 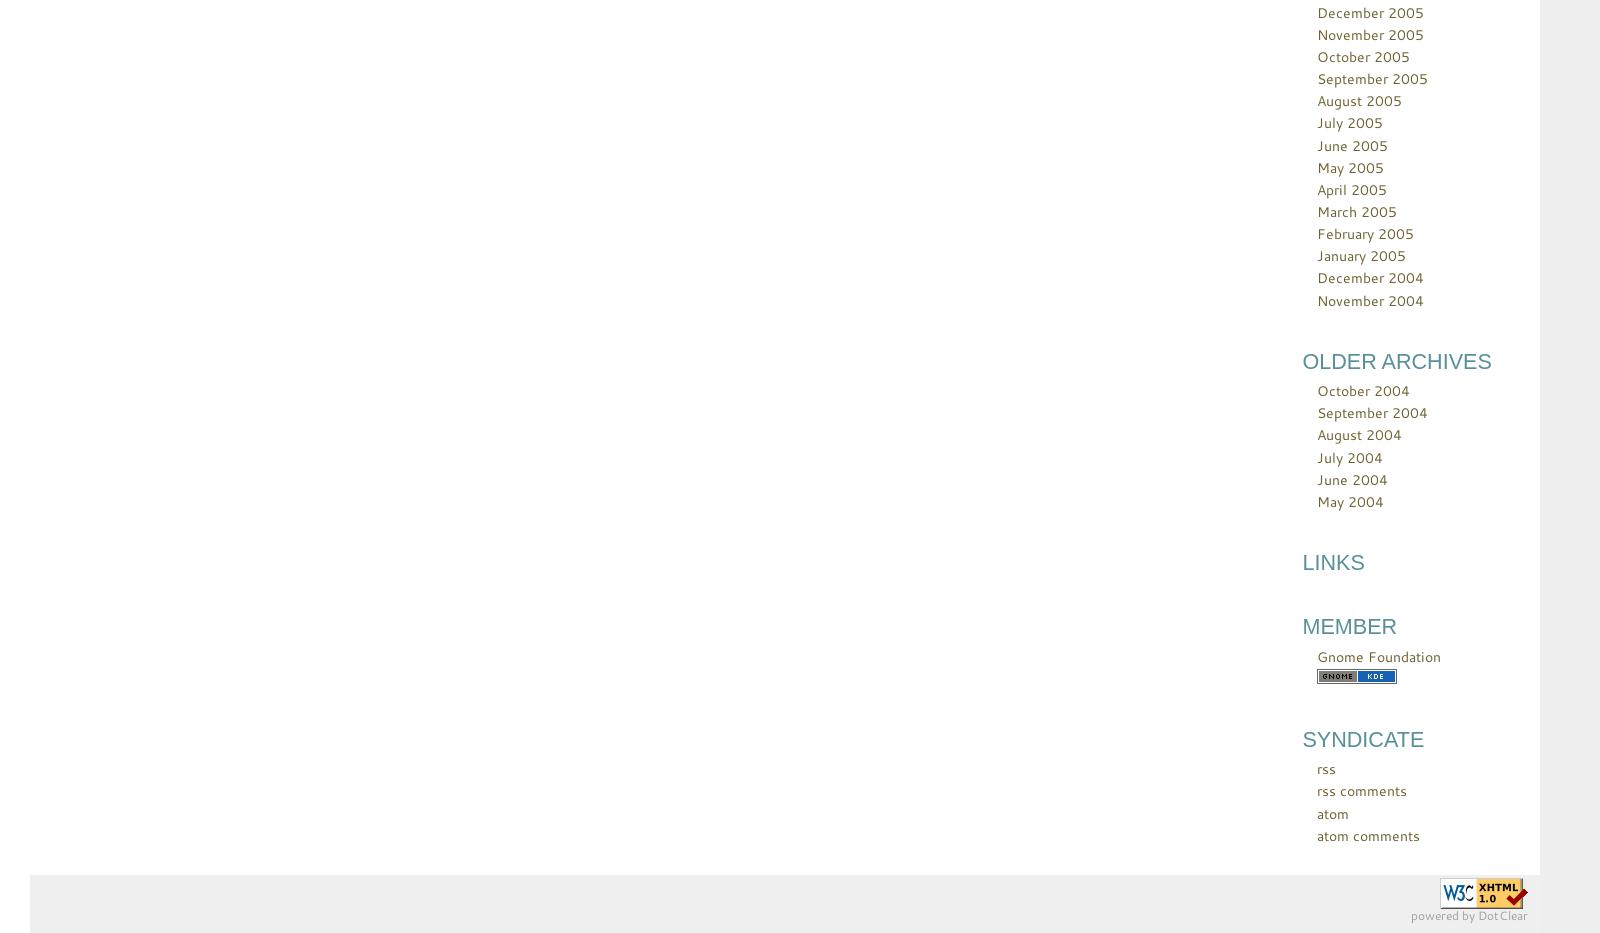 What do you see at coordinates (1315, 100) in the screenshot?
I see `'August 2005'` at bounding box center [1315, 100].